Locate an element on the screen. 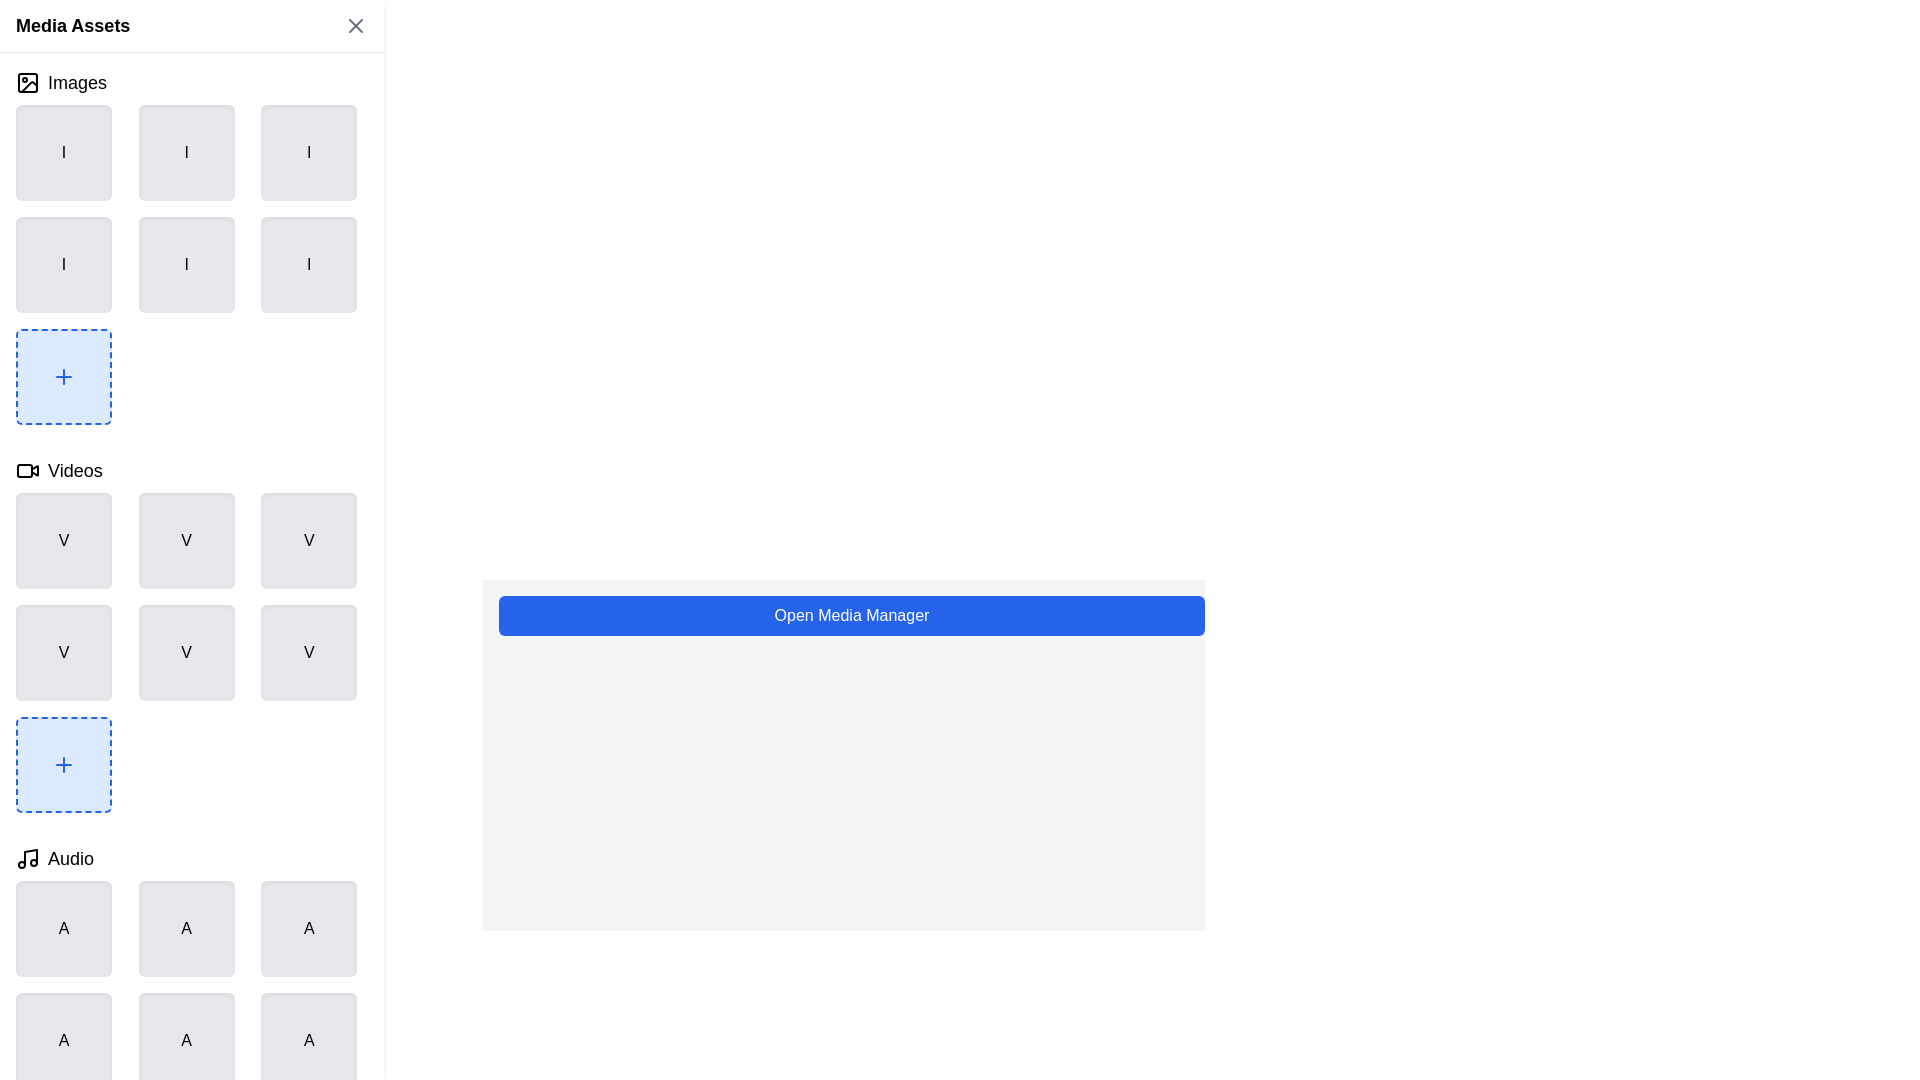 The width and height of the screenshot is (1920, 1080). the Grid item placeholder with a light gray background and the centered letter 'V' located in the second row and second column under the 'Videos' section is located at coordinates (186, 540).